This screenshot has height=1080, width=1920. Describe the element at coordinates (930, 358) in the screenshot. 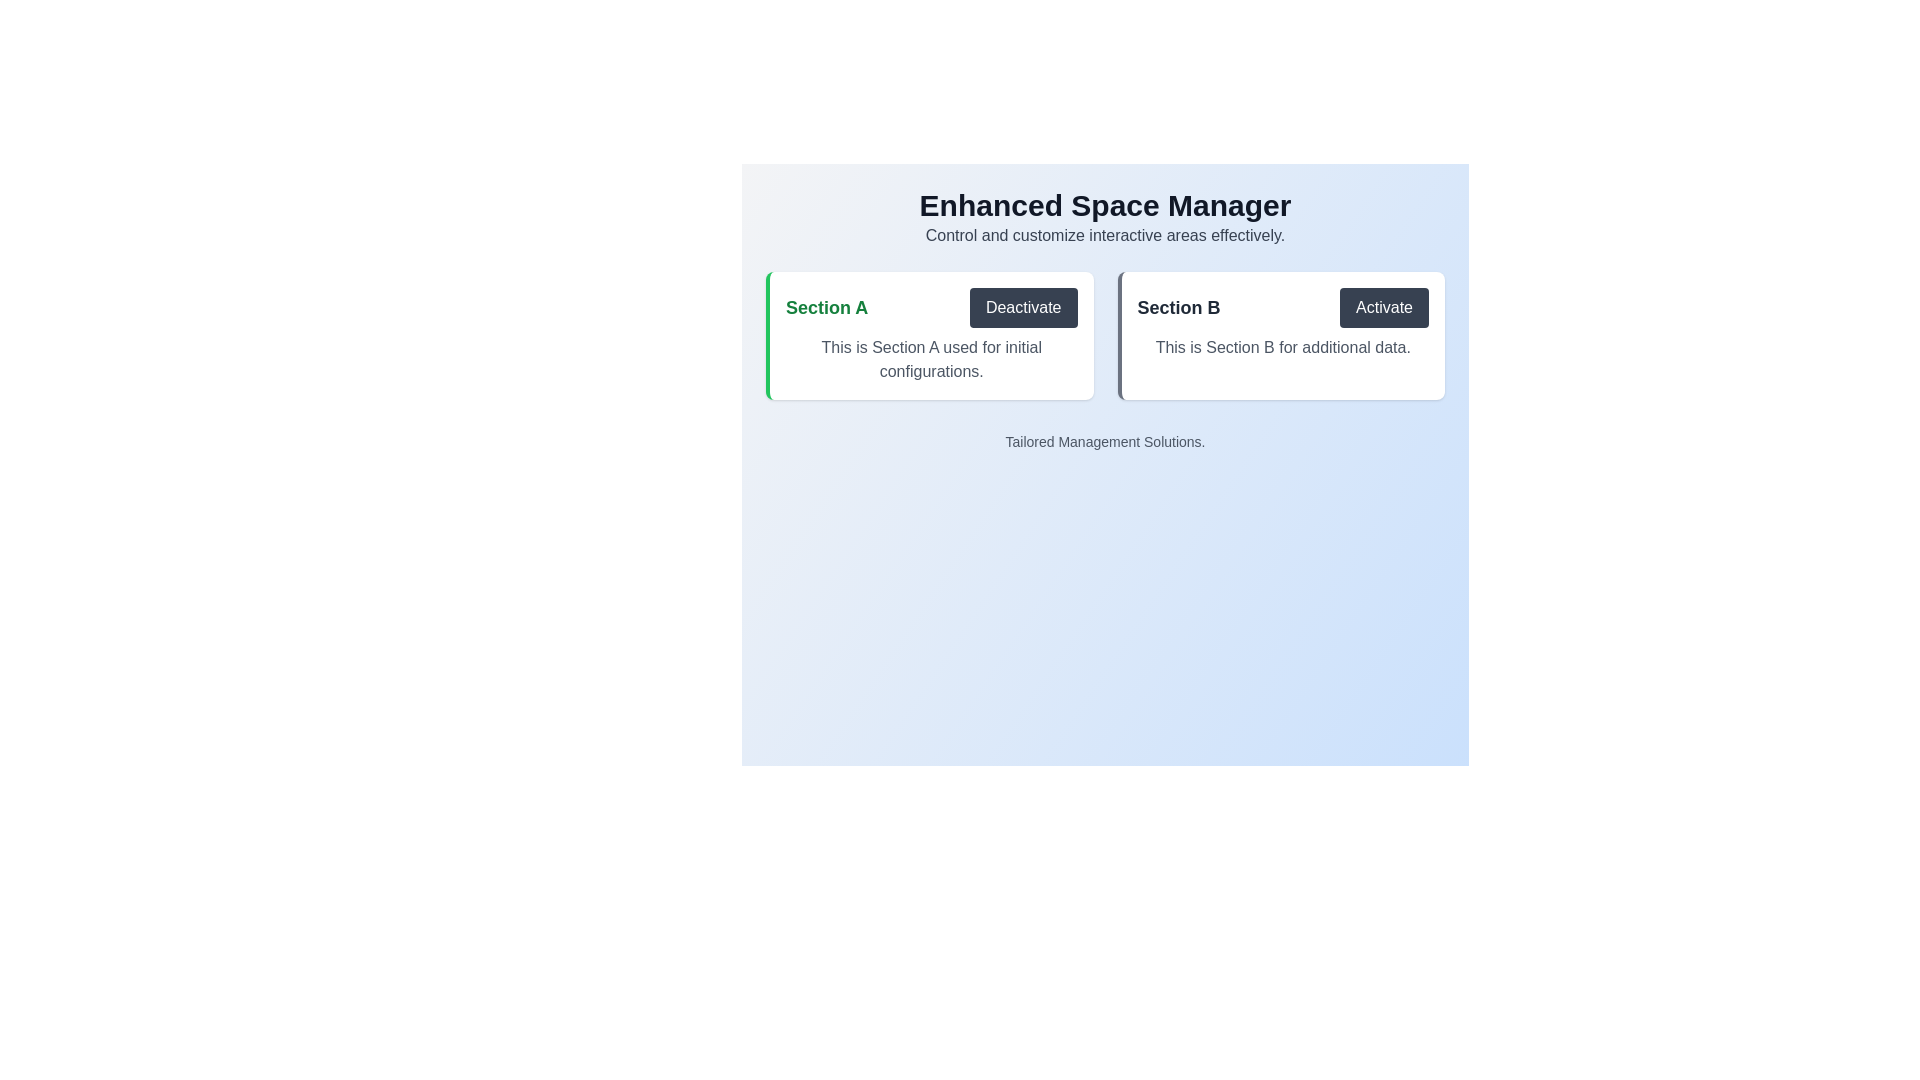

I see `the Text Label that contains the text 'This is Section A used for initial configurations.', styled in gray and located below the bold green label 'Section A' and the 'Deactivate' button` at that location.